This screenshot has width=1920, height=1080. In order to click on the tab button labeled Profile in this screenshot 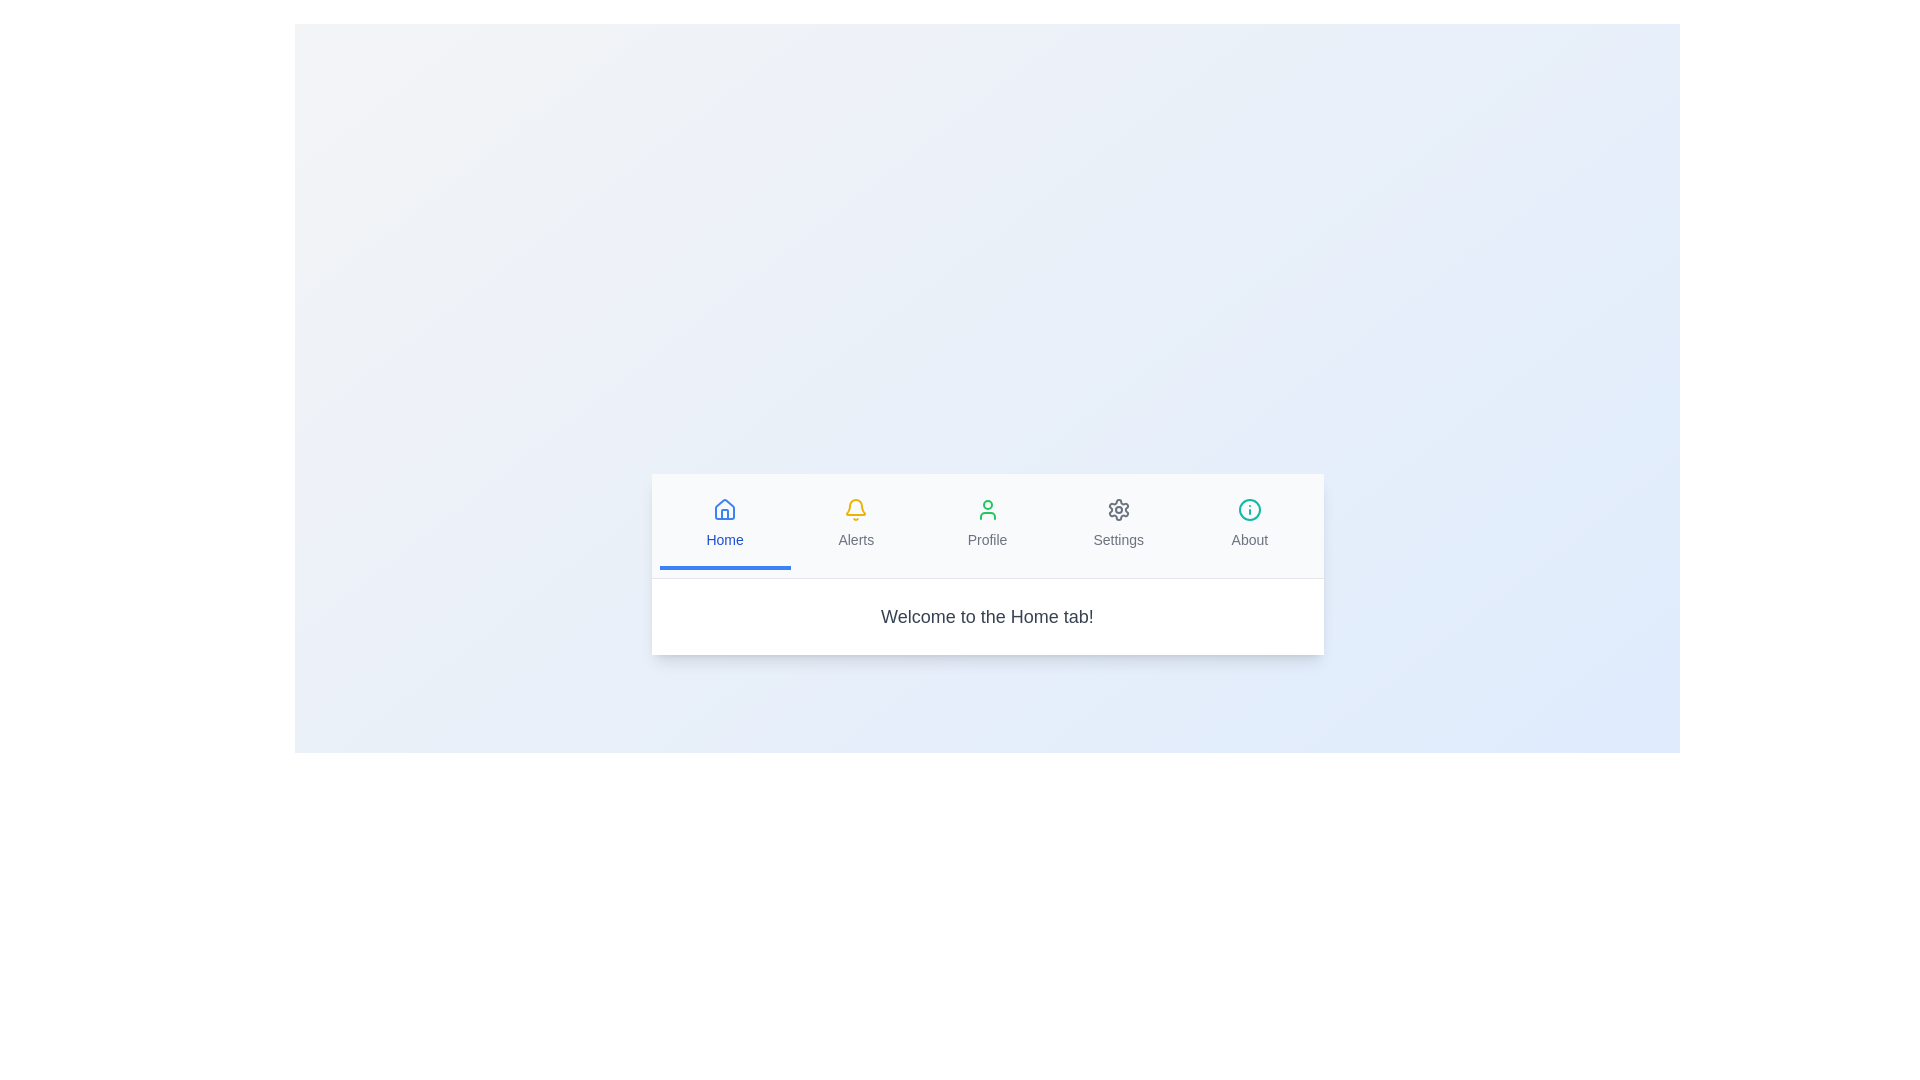, I will do `click(987, 523)`.